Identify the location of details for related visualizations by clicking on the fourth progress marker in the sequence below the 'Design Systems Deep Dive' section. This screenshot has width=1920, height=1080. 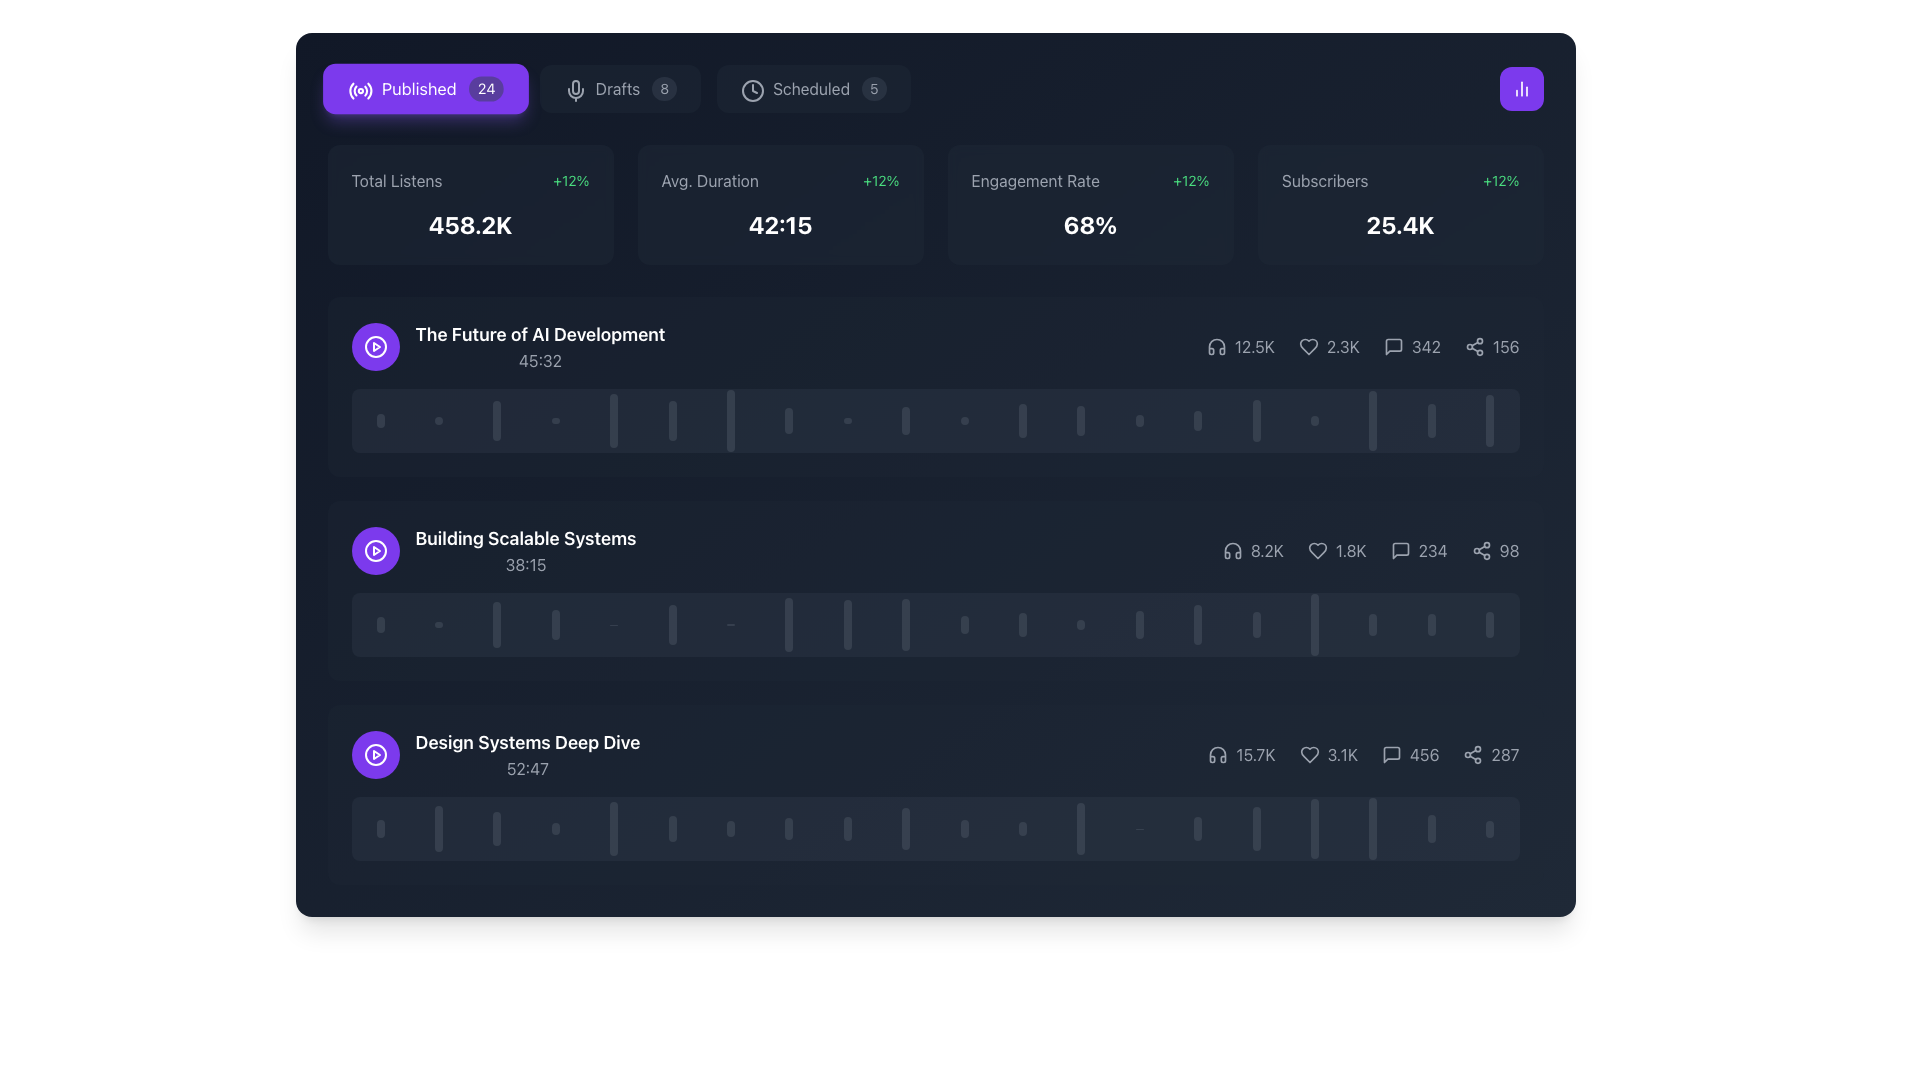
(555, 829).